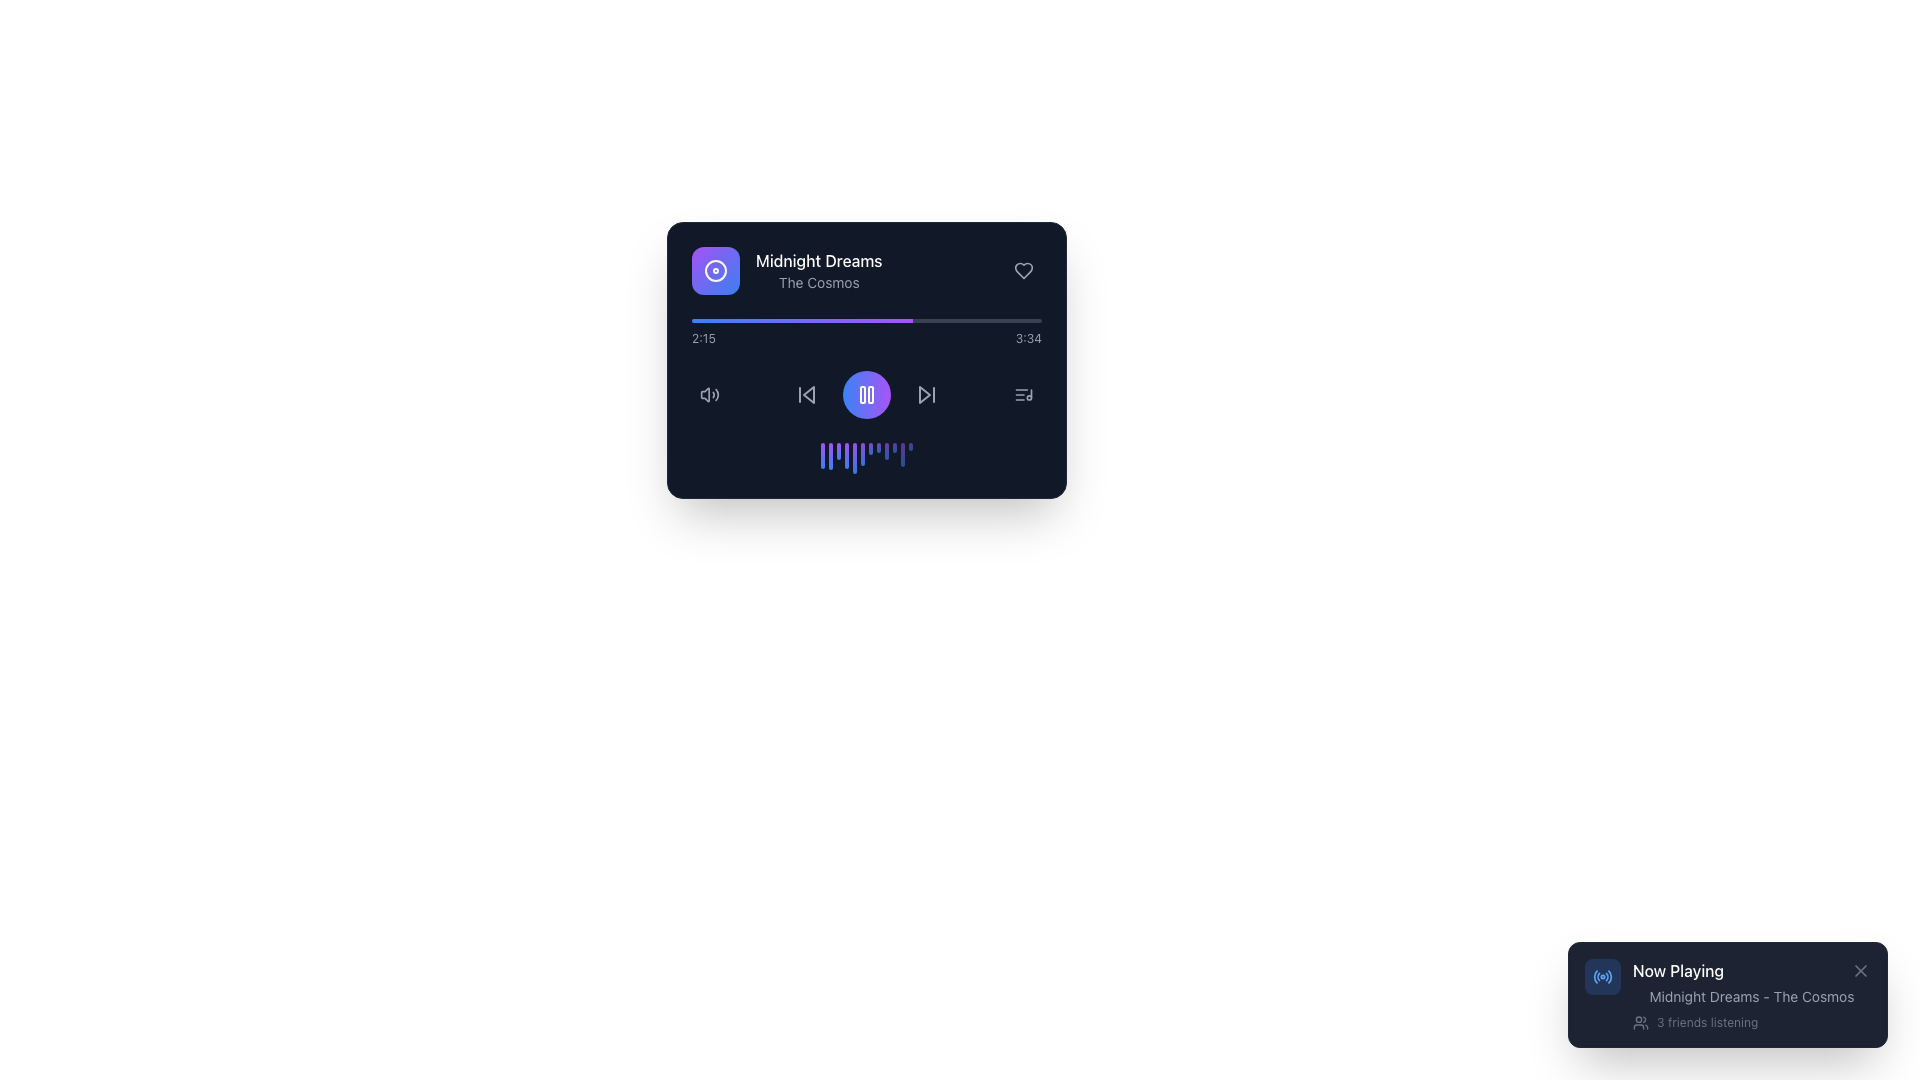 This screenshot has width=1920, height=1080. Describe the element at coordinates (806, 394) in the screenshot. I see `the skip-back control button, which is a small white icon with a left-pointing triangle and vertical line, located` at that location.